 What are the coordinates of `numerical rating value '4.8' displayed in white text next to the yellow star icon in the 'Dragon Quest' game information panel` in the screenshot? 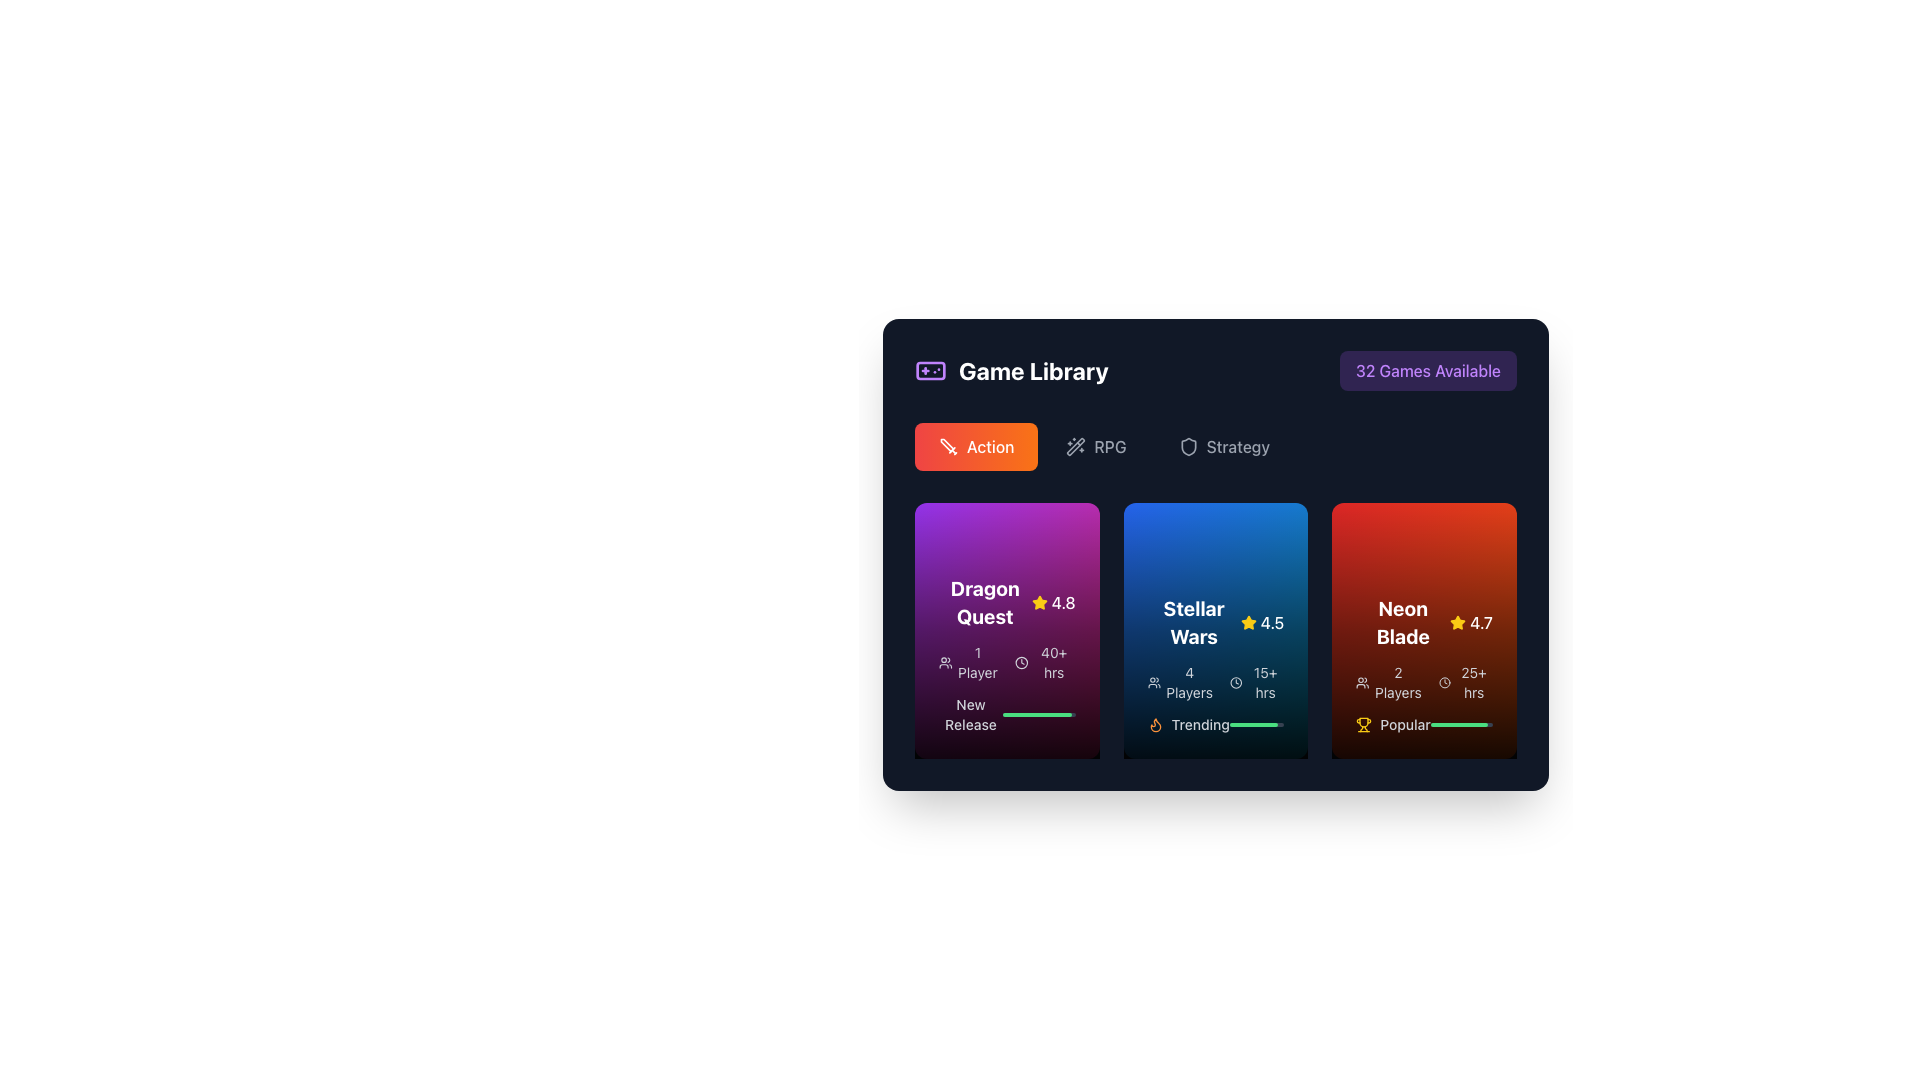 It's located at (1062, 601).